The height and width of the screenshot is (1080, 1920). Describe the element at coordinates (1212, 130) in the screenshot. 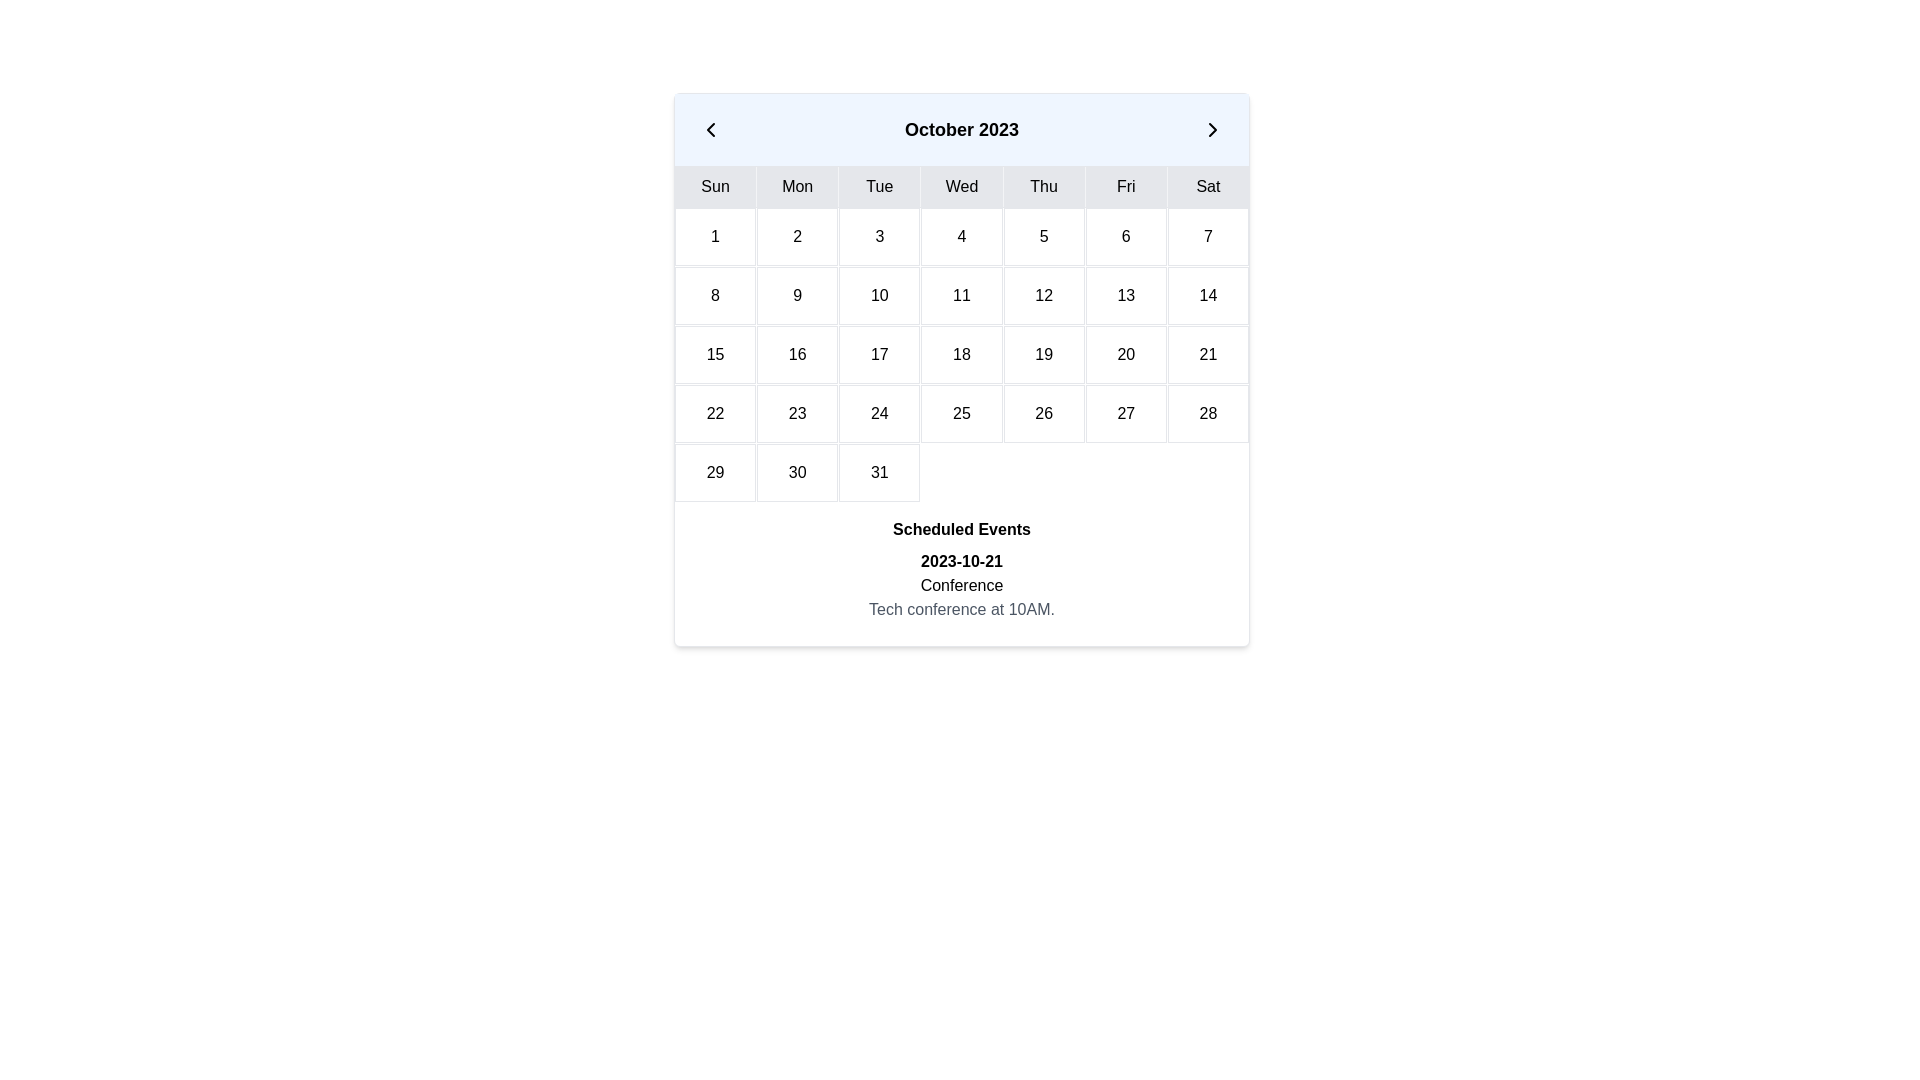

I see `the second circular button on the right side of the calendar's header bar` at that location.